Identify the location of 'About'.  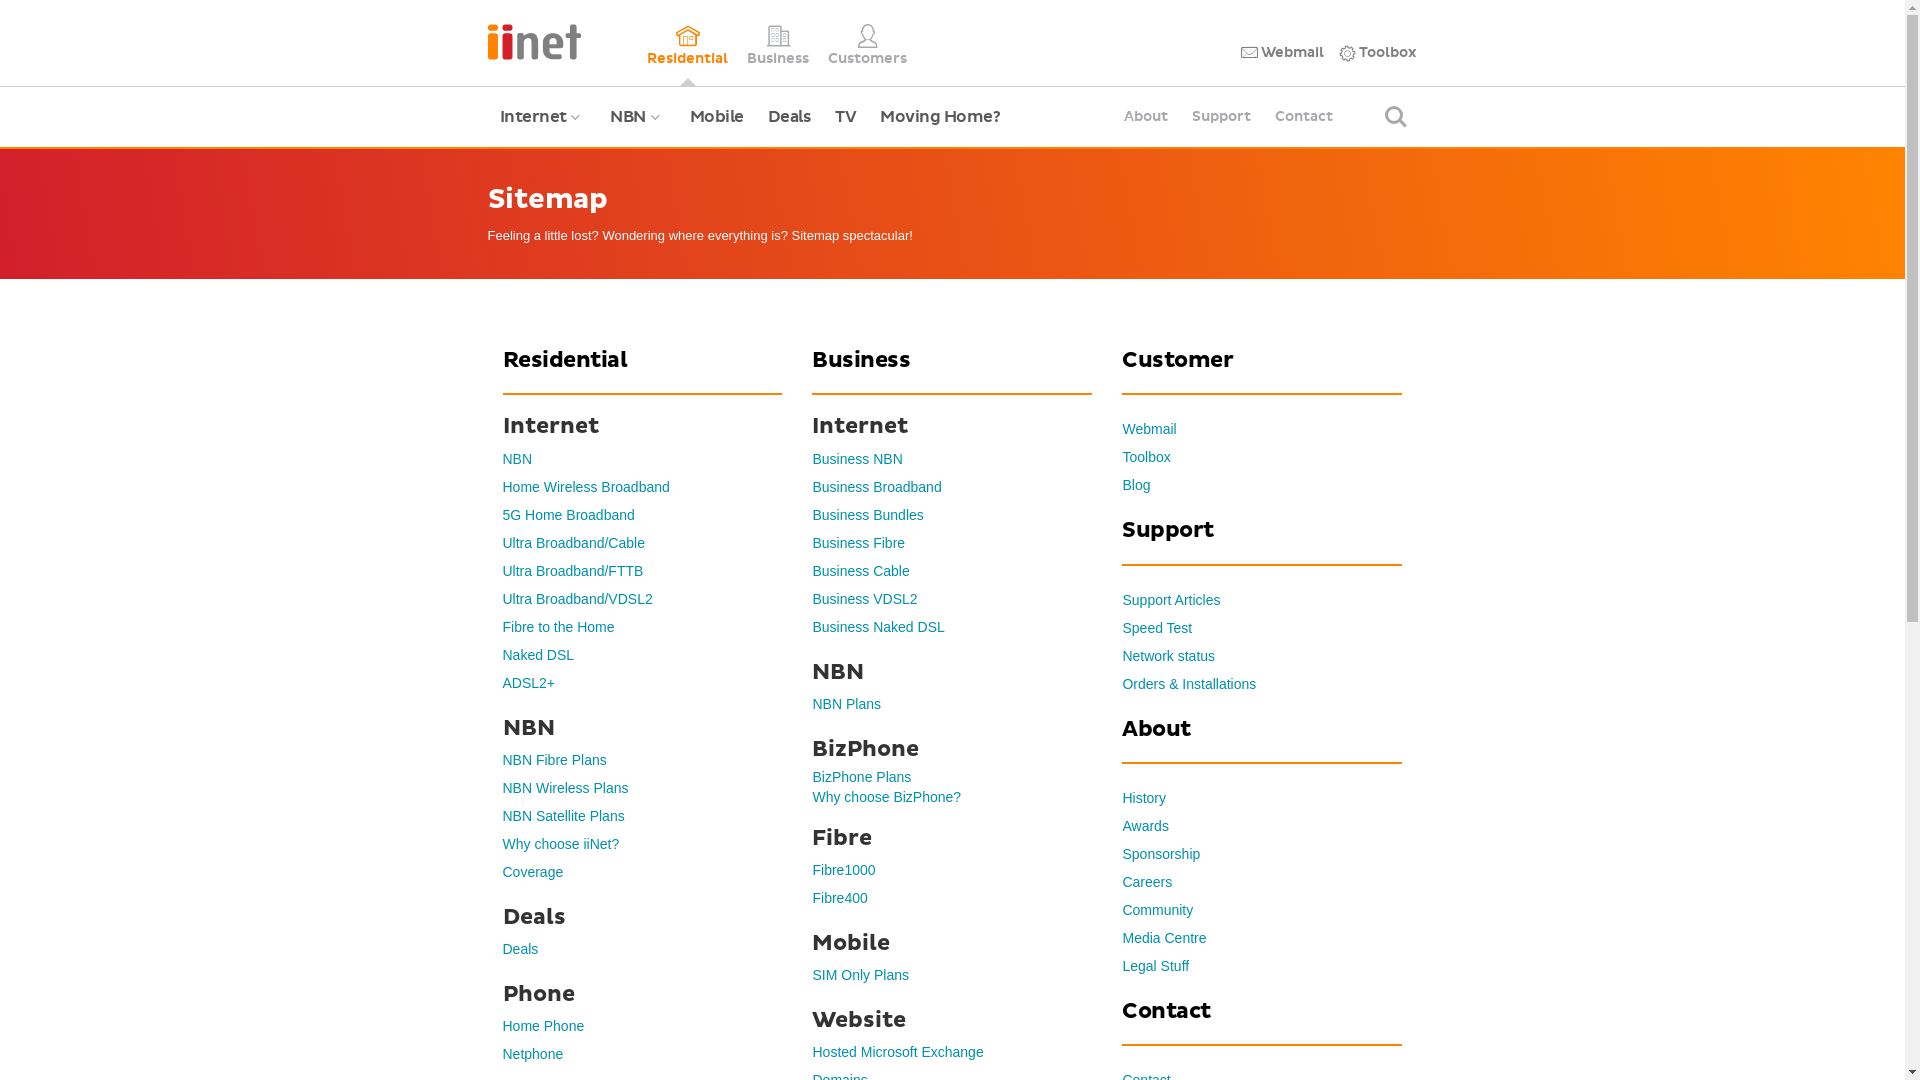
(1111, 116).